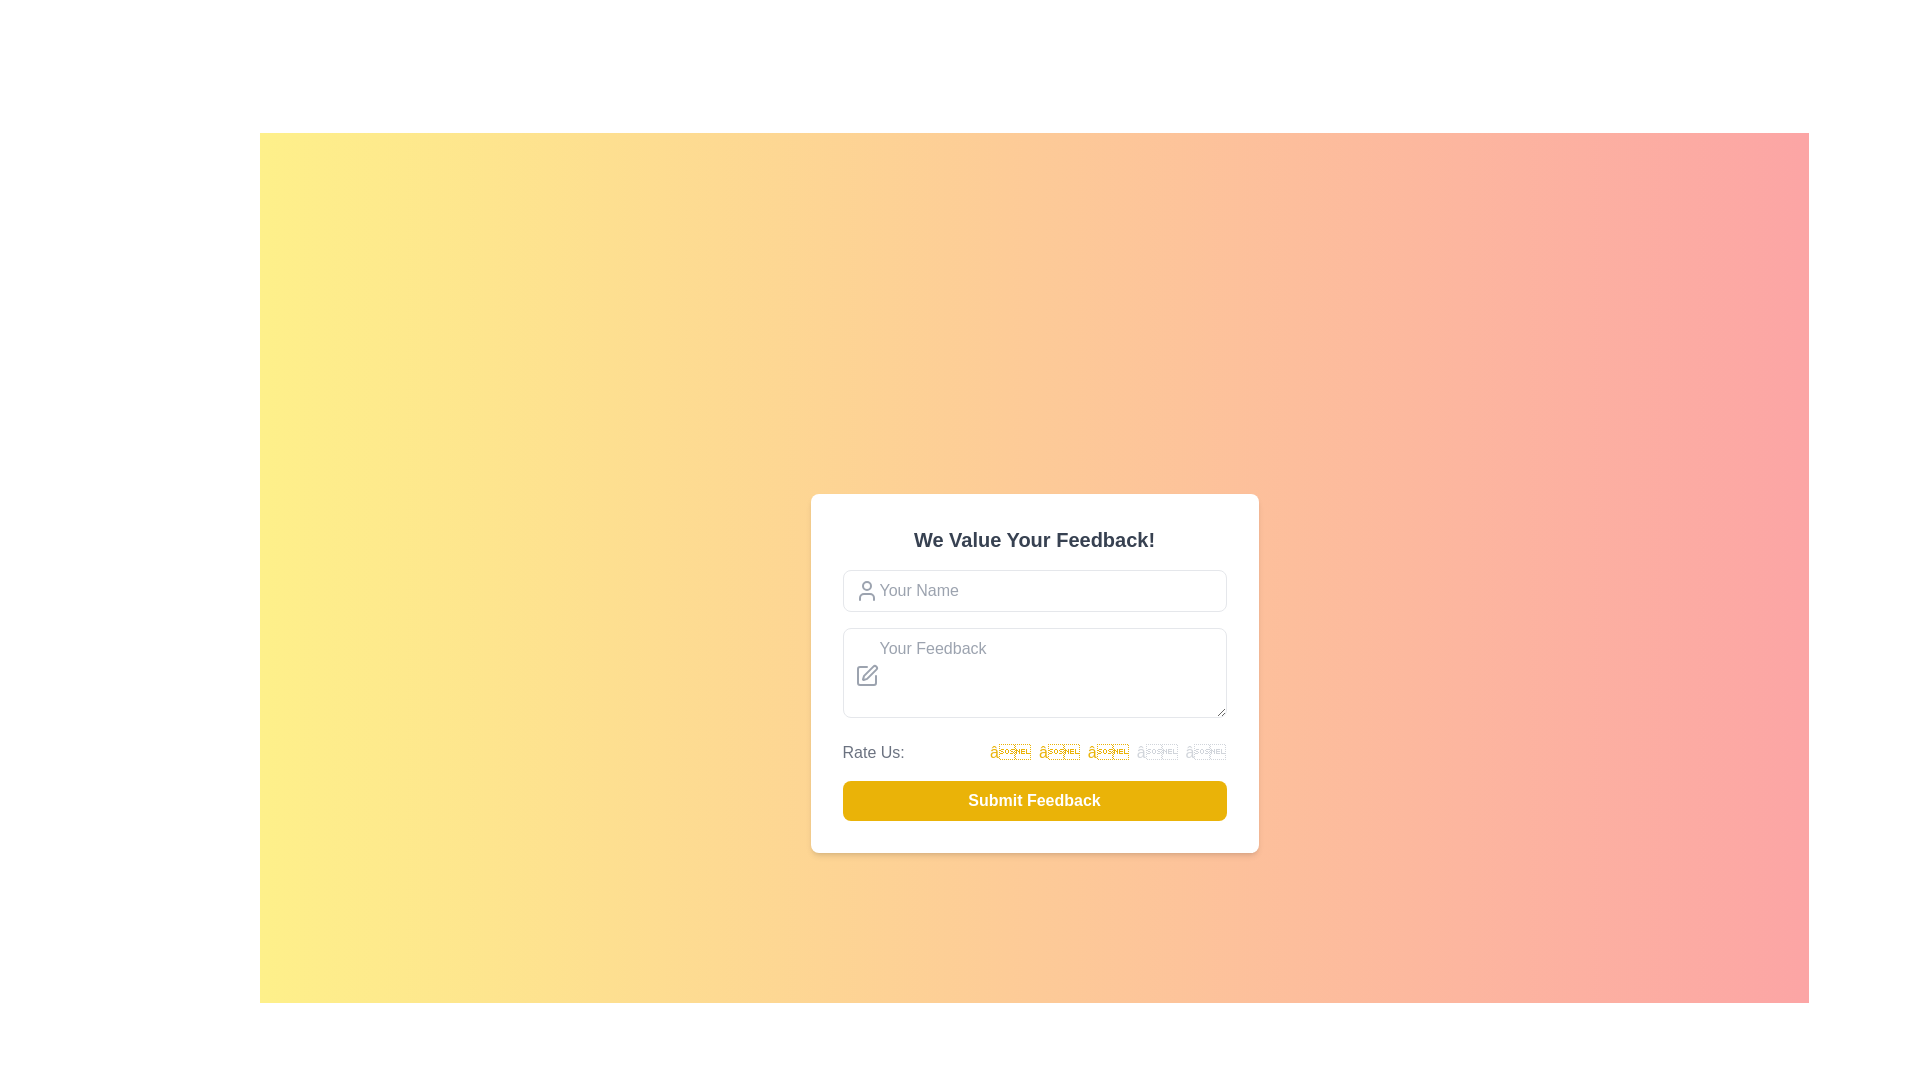 Image resolution: width=1920 pixels, height=1080 pixels. Describe the element at coordinates (1107, 752) in the screenshot. I see `the third star-shaped button in the yellow color rating feature to rate three stars` at that location.